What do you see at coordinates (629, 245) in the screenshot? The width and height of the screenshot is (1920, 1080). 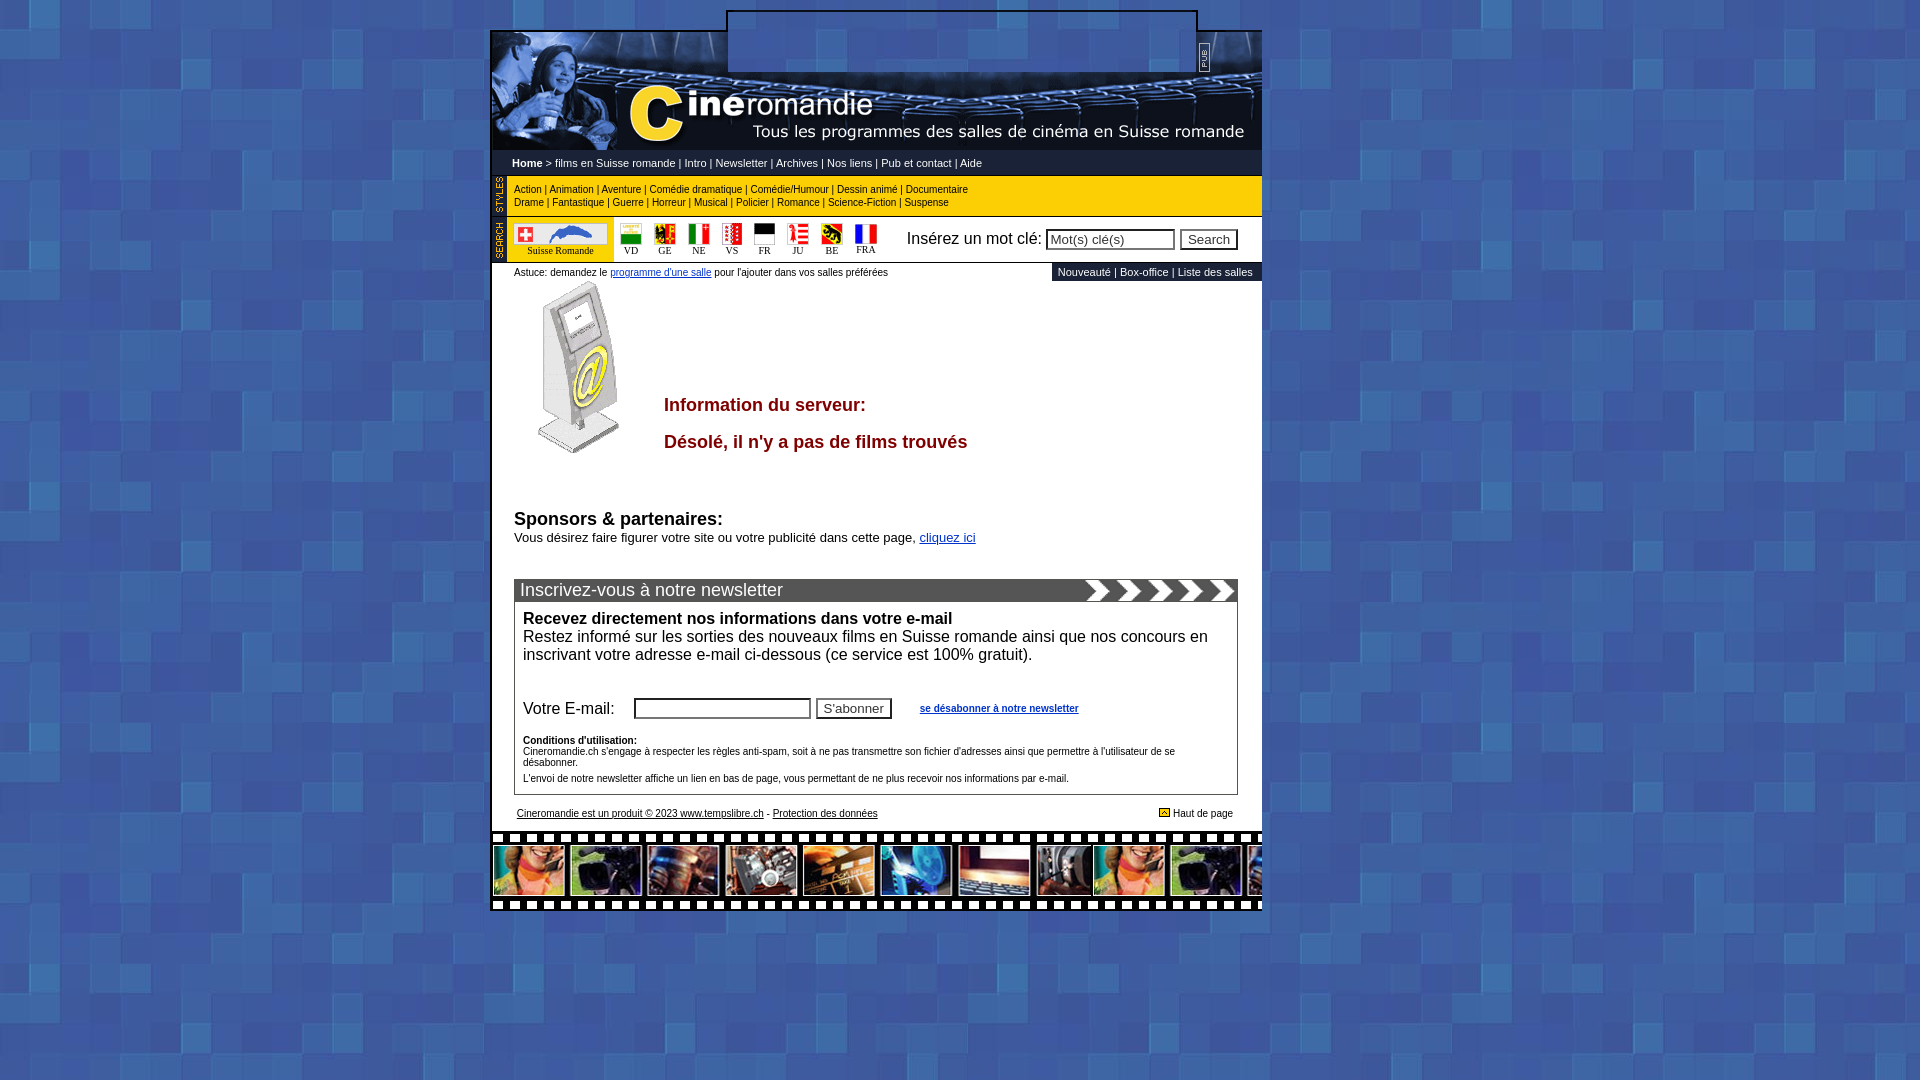 I see `'VD'` at bounding box center [629, 245].